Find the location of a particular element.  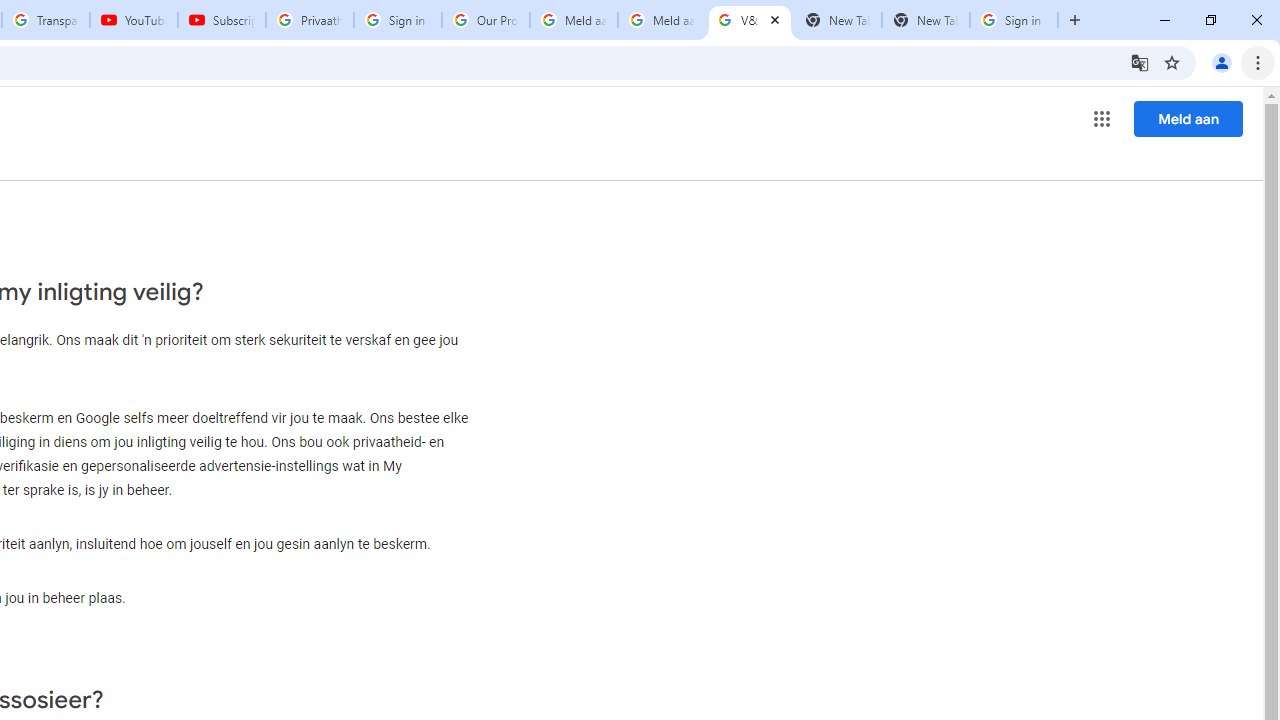

'YouTube' is located at coordinates (132, 20).